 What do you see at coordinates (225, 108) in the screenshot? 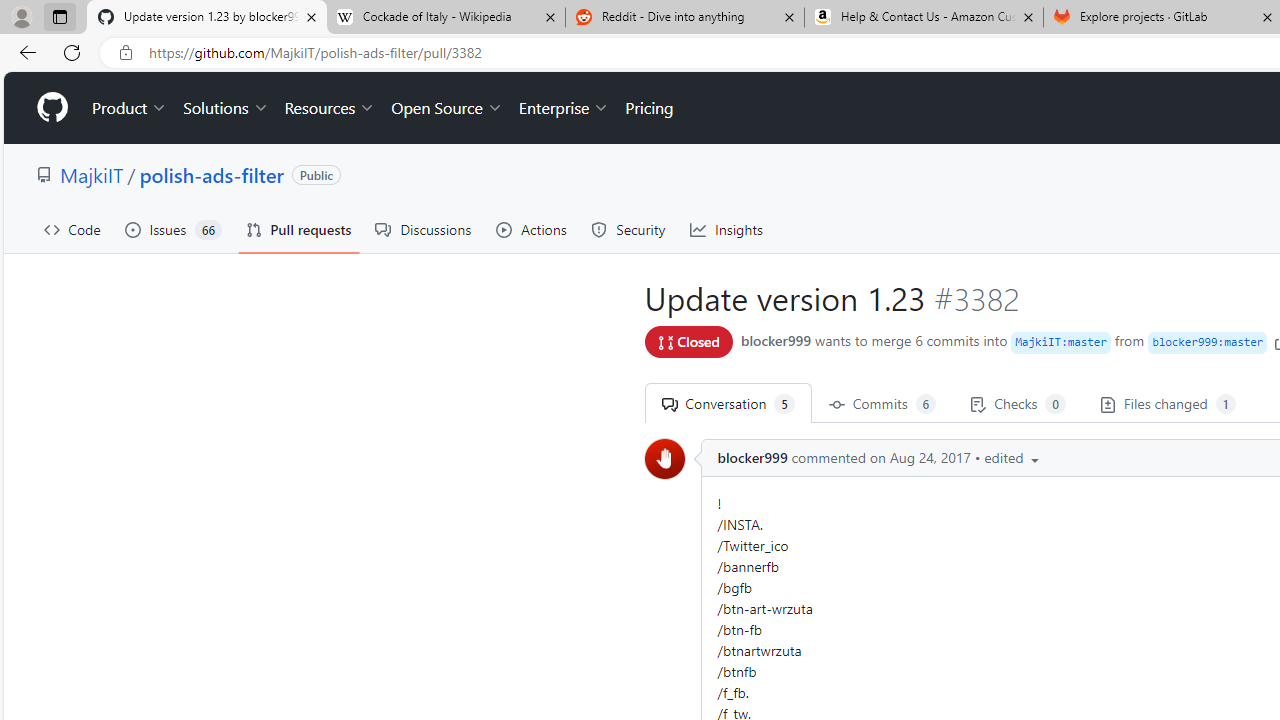
I see `'Solutions'` at bounding box center [225, 108].